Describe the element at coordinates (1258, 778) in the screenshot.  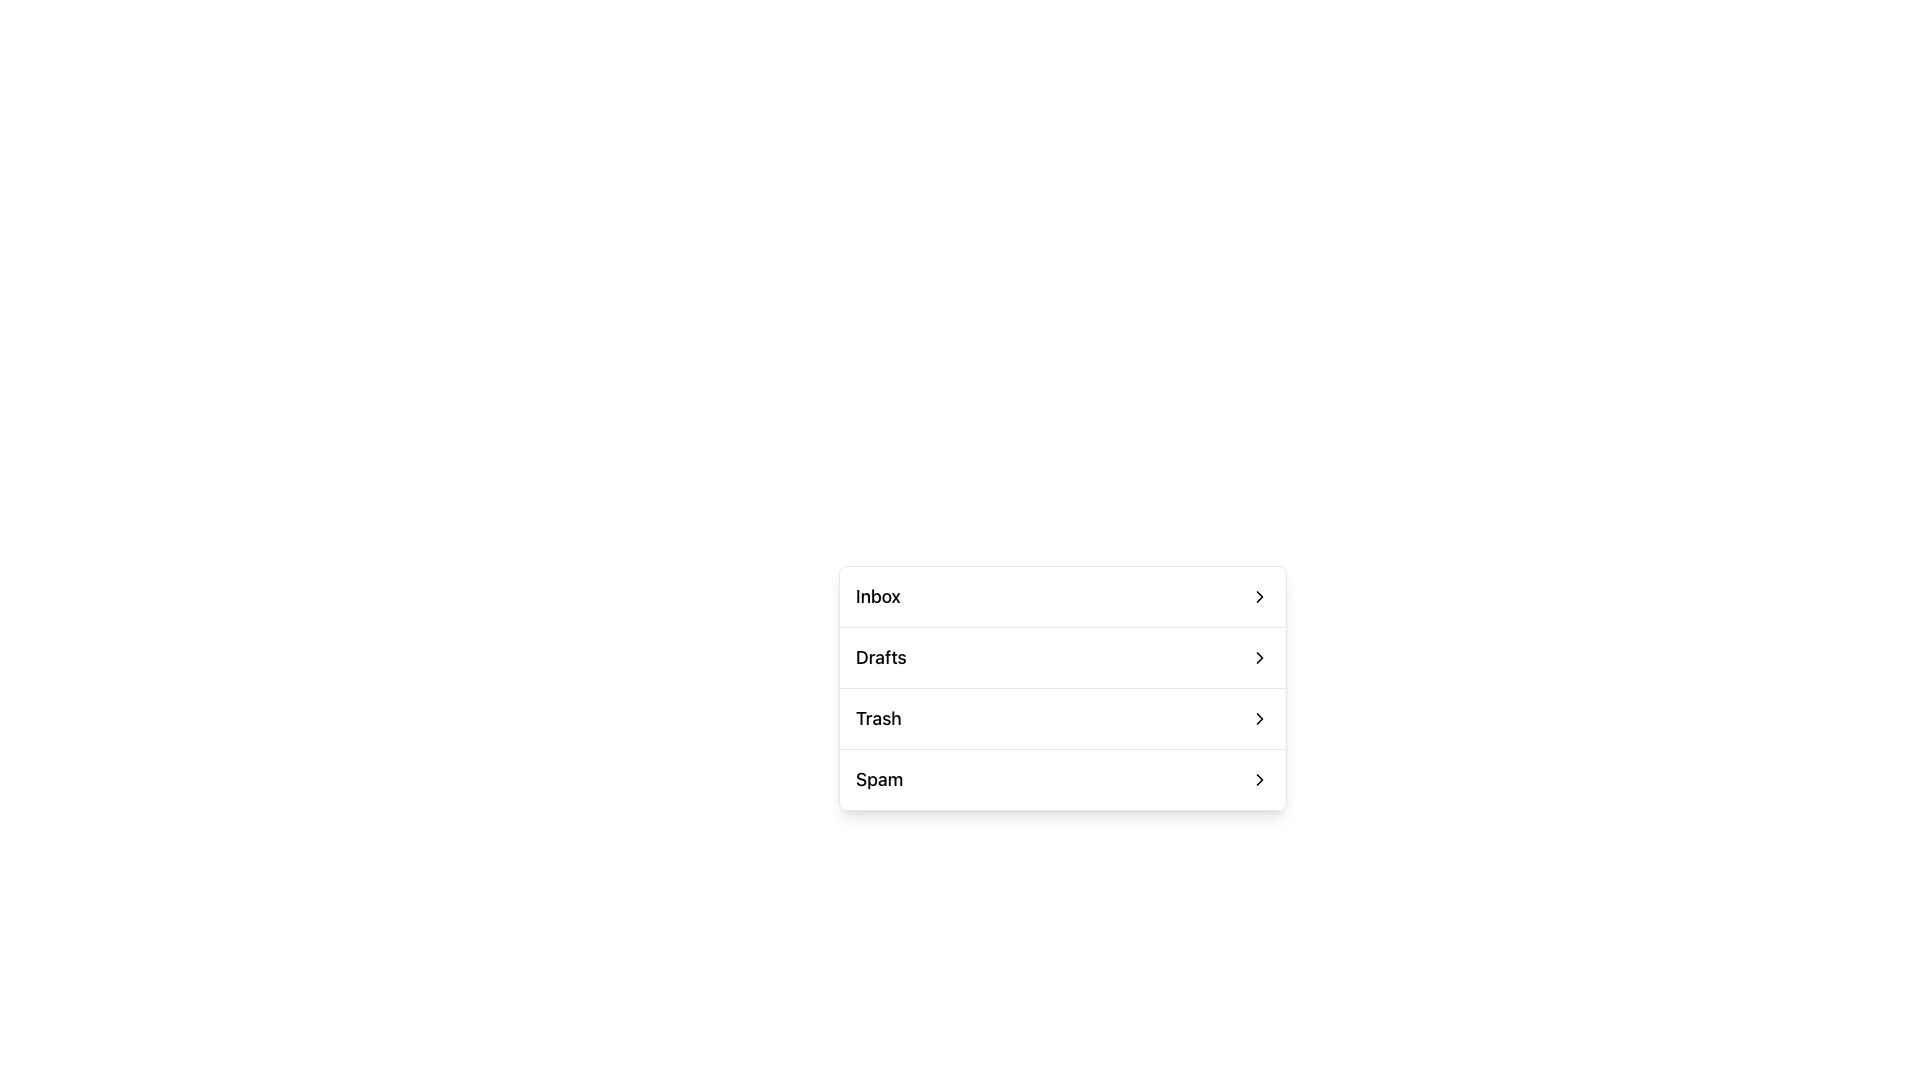
I see `the arrow icon indicating additional options for the 'Spam' menu item` at that location.